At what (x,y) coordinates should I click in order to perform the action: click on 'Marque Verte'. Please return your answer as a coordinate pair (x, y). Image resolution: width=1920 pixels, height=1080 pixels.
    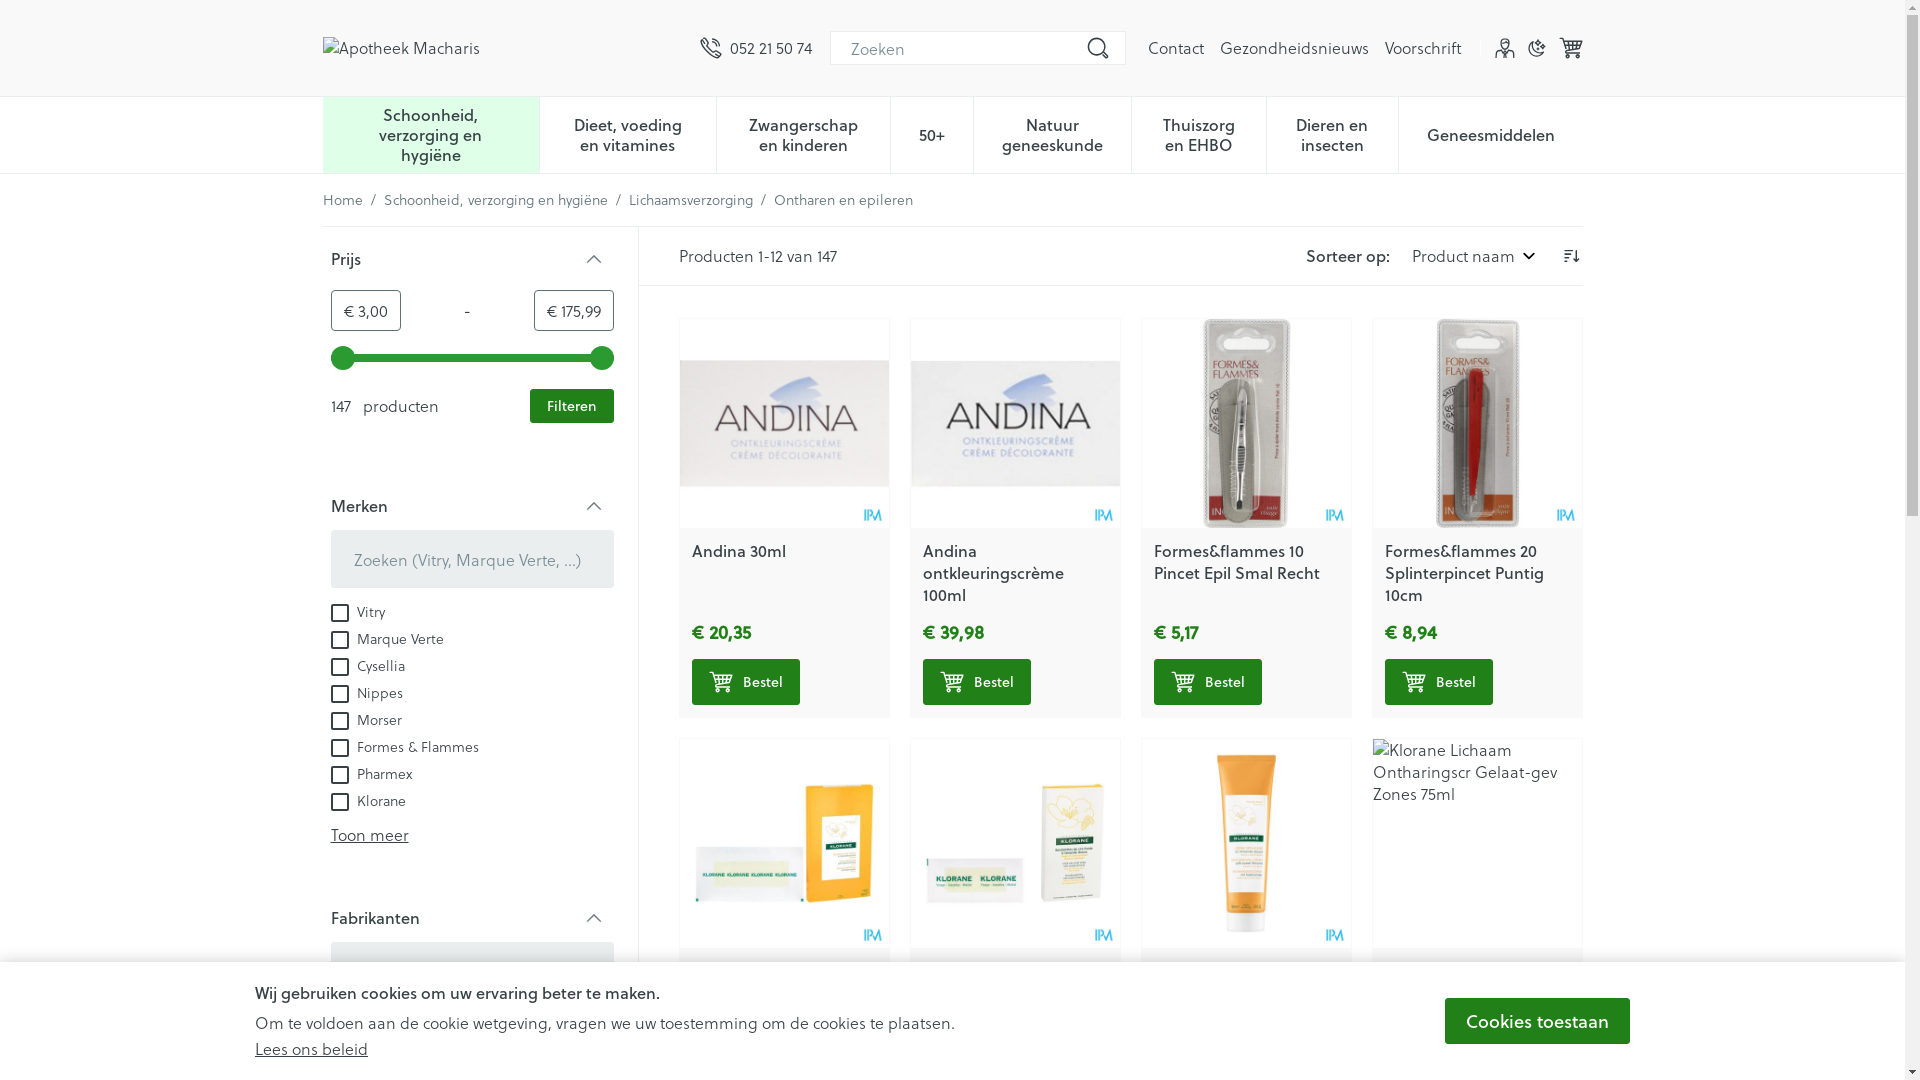
    Looking at the image, I should click on (386, 637).